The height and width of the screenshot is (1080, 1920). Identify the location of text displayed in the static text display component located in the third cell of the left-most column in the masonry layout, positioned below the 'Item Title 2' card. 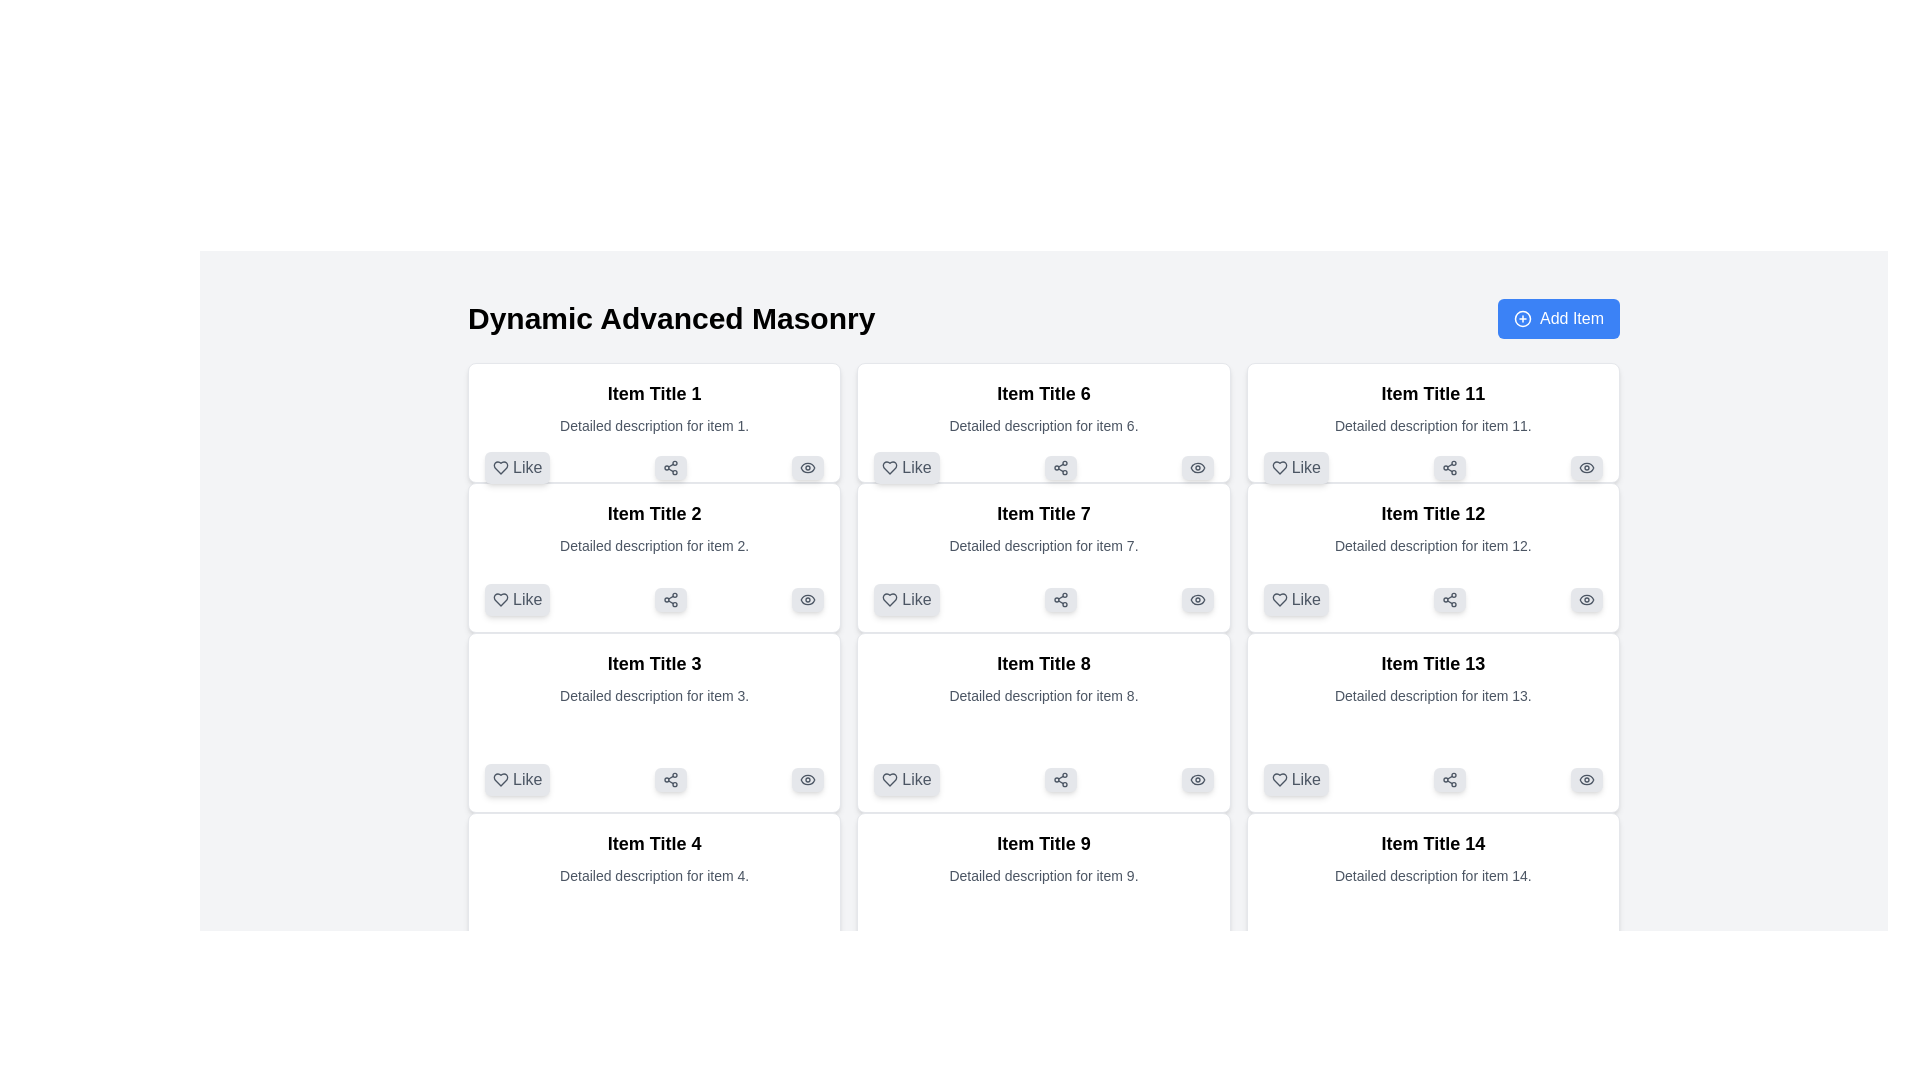
(654, 697).